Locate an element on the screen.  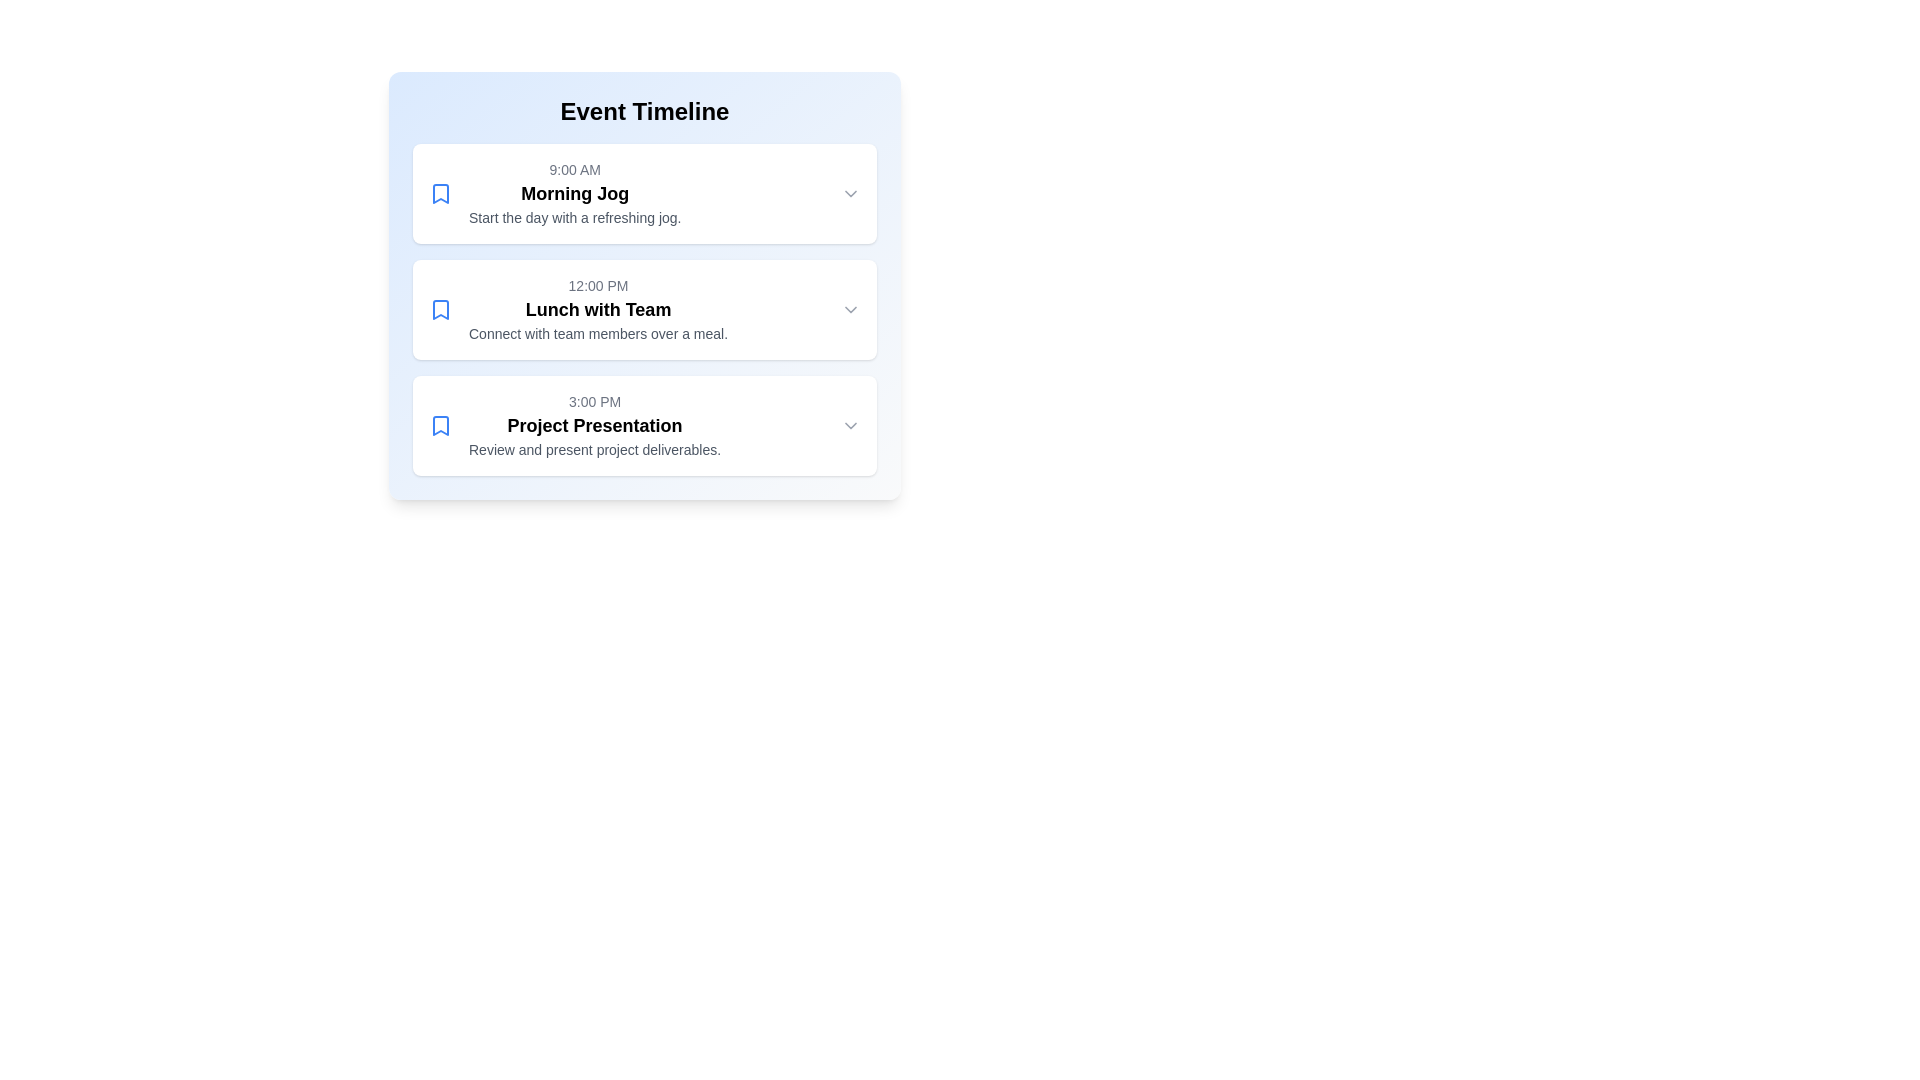
the blue bookmark-shaped icon located on the left side of the '9:00 AM Morning Jog' event tile is located at coordinates (440, 193).